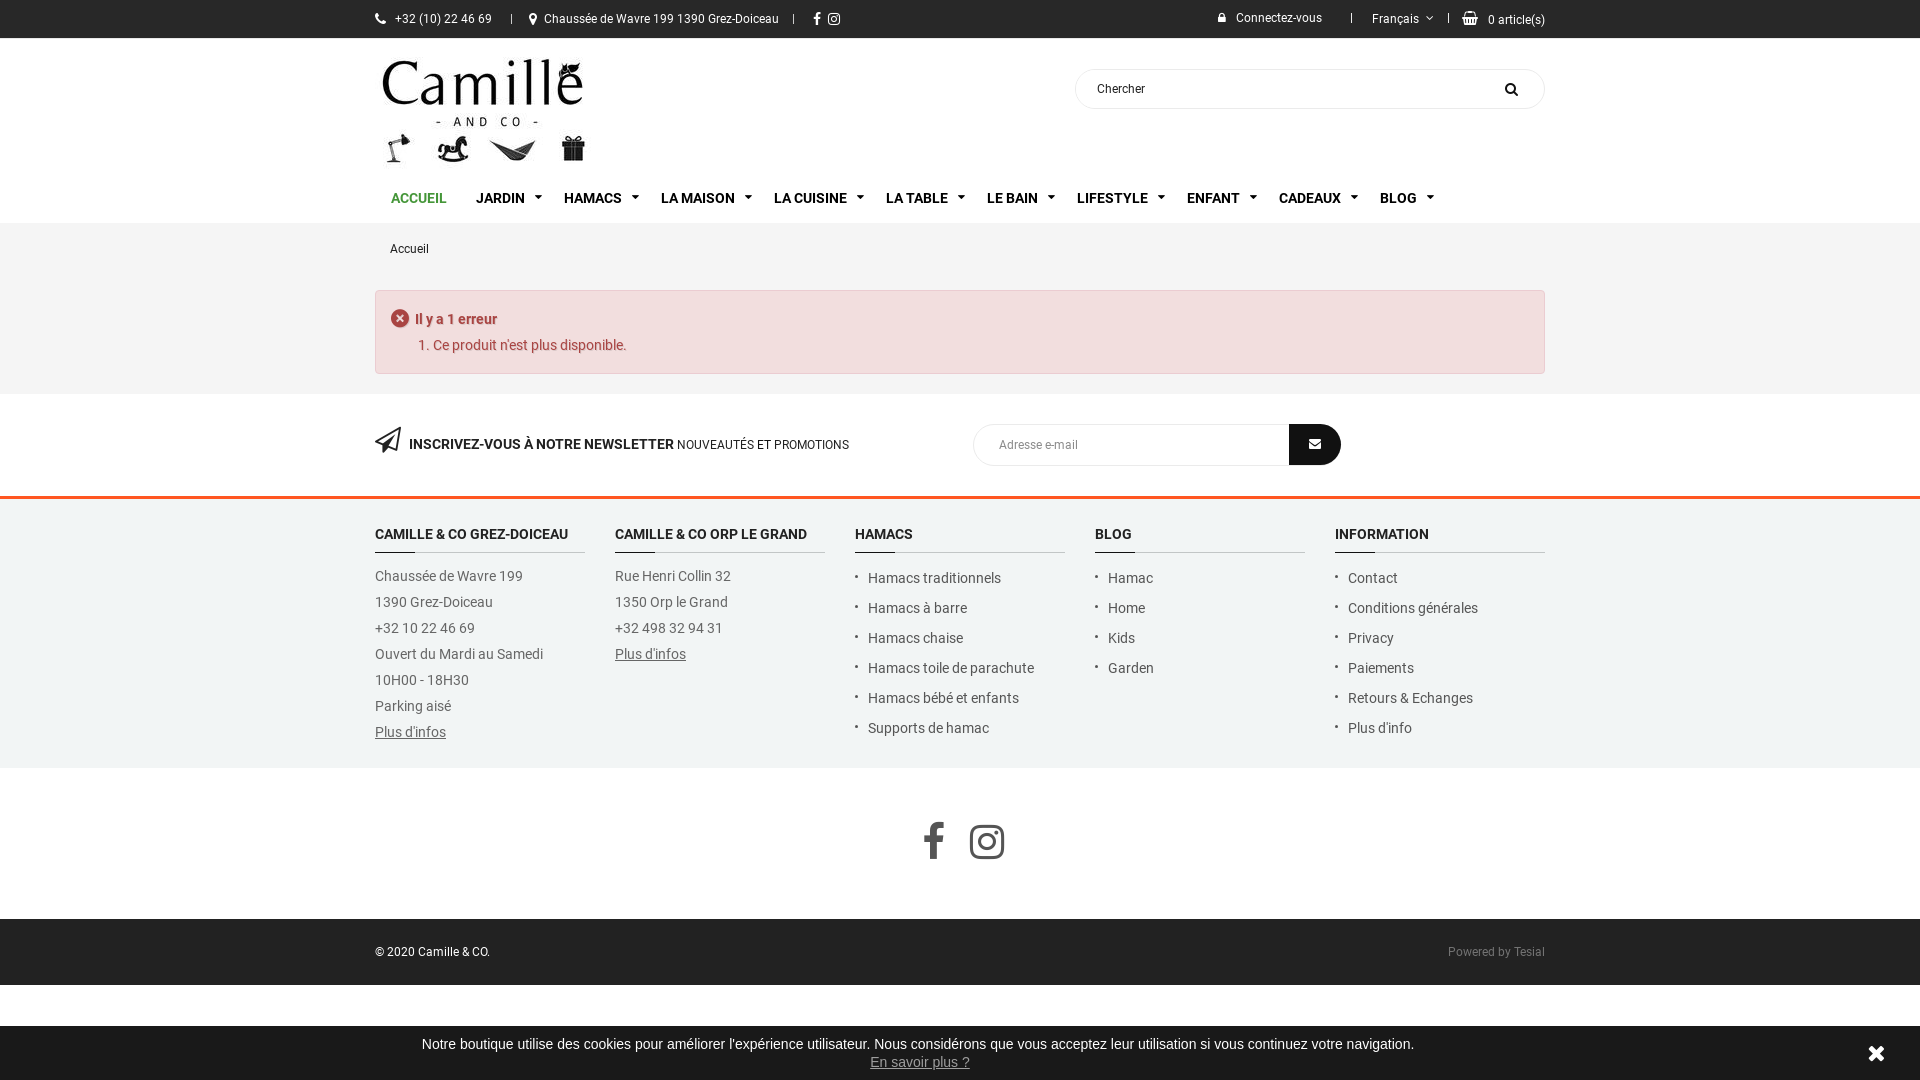 This screenshot has width=1920, height=1080. I want to click on 'Home', so click(1200, 607).